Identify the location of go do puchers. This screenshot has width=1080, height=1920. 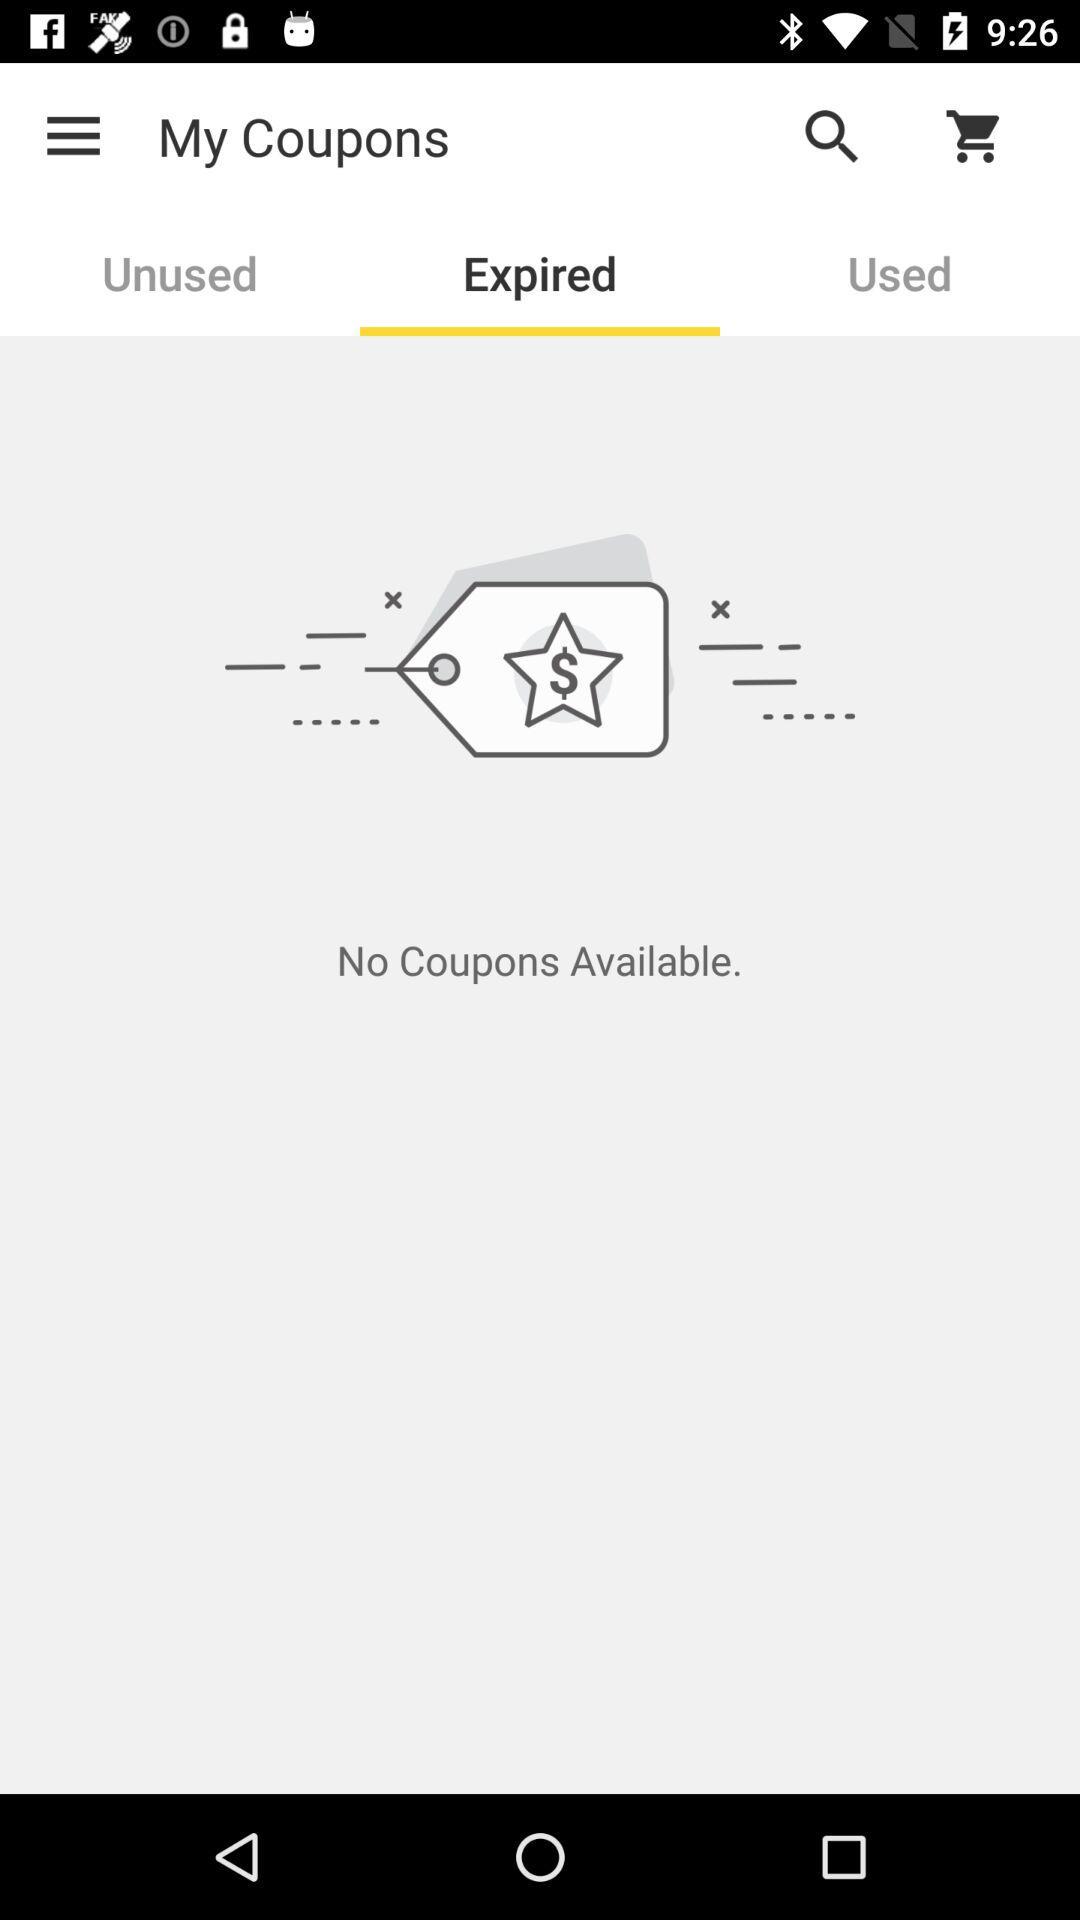
(986, 135).